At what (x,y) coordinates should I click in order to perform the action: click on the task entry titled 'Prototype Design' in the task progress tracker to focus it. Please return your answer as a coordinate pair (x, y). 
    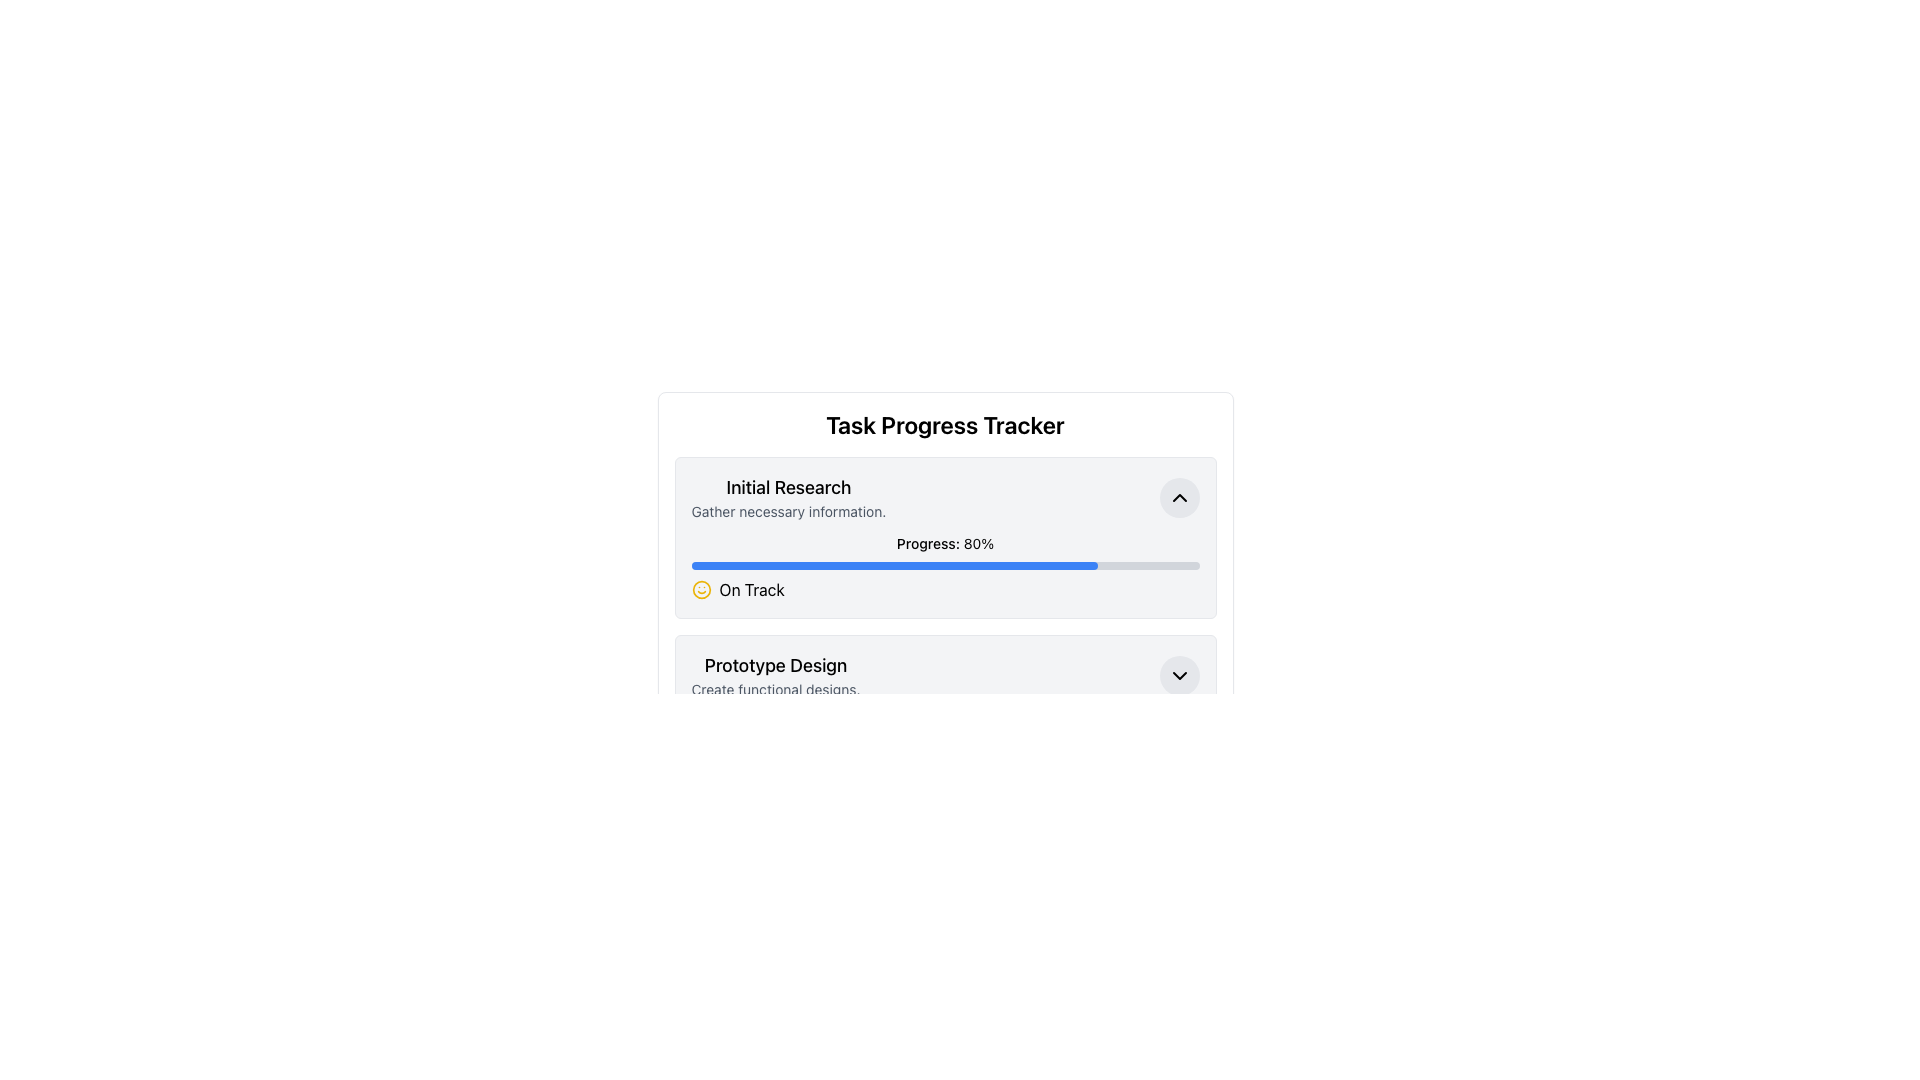
    Looking at the image, I should click on (944, 675).